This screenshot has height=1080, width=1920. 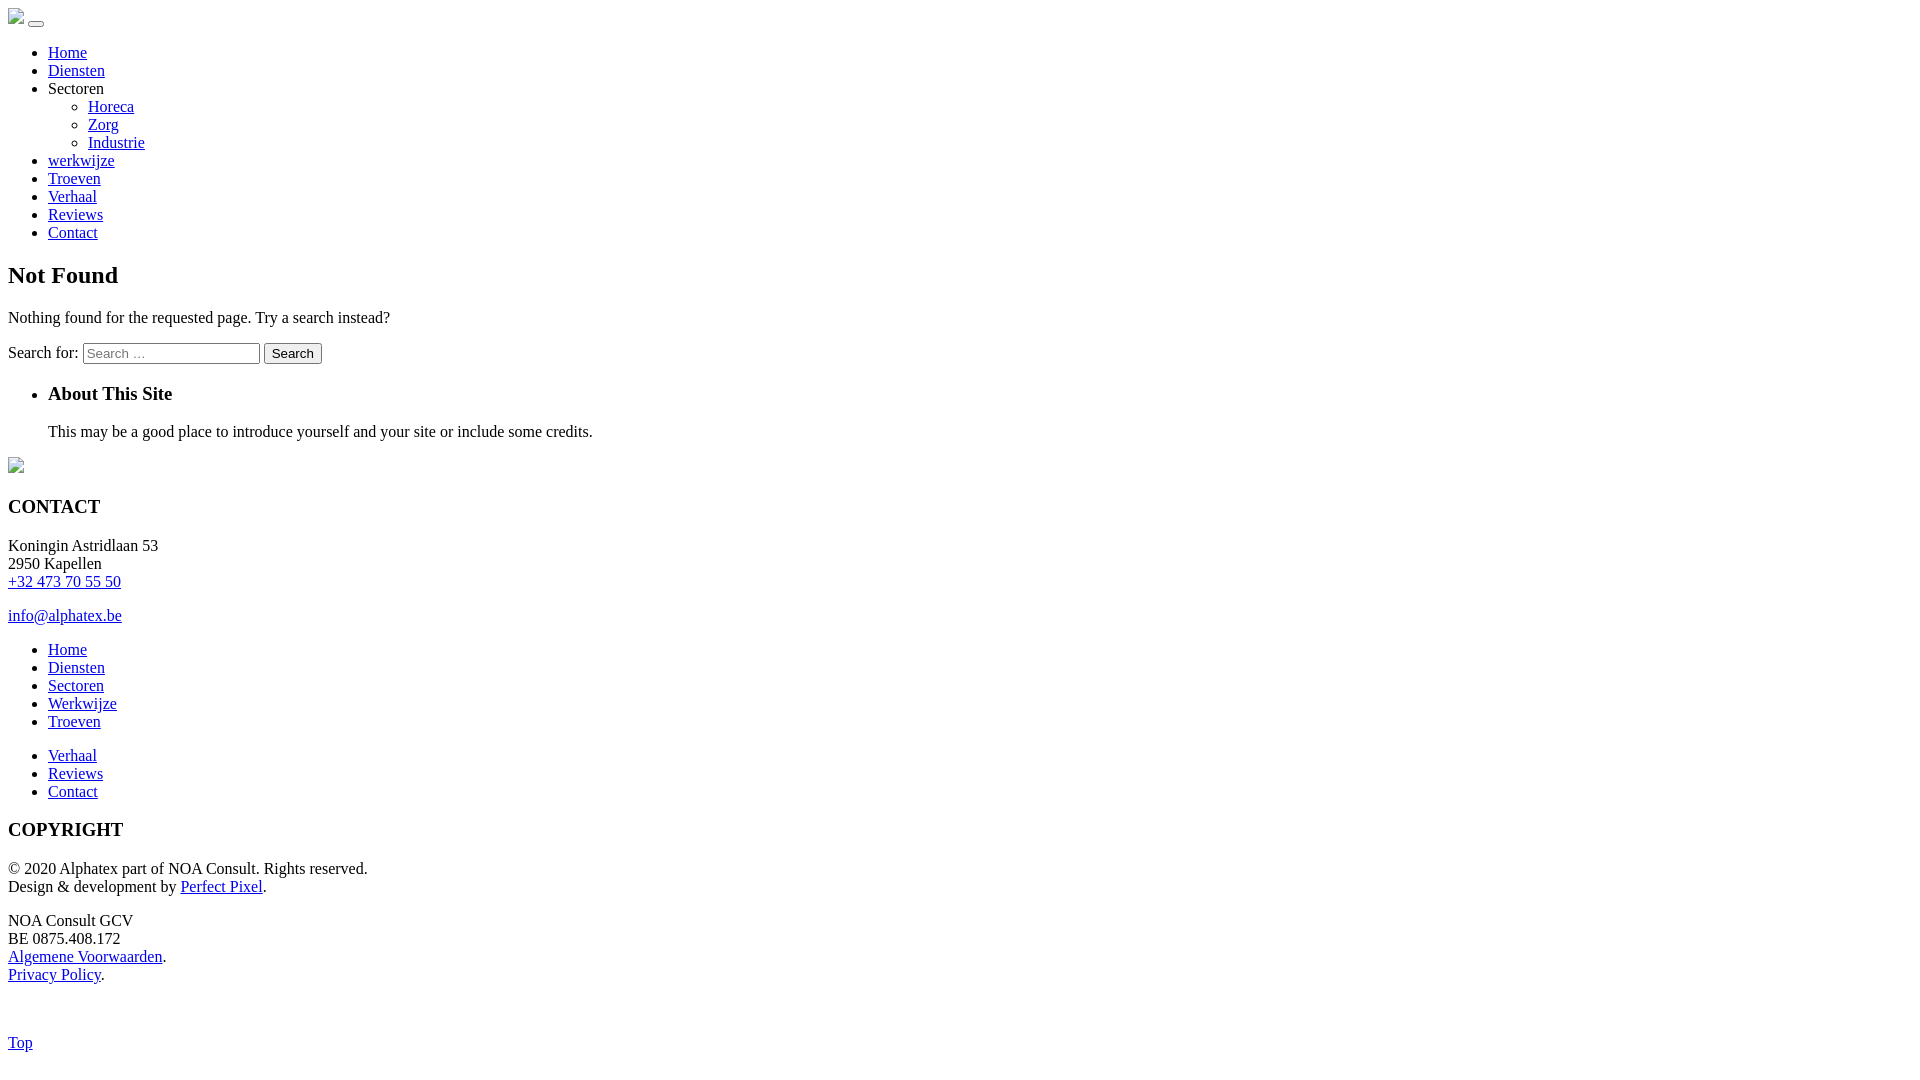 I want to click on 'Industrie', so click(x=86, y=141).